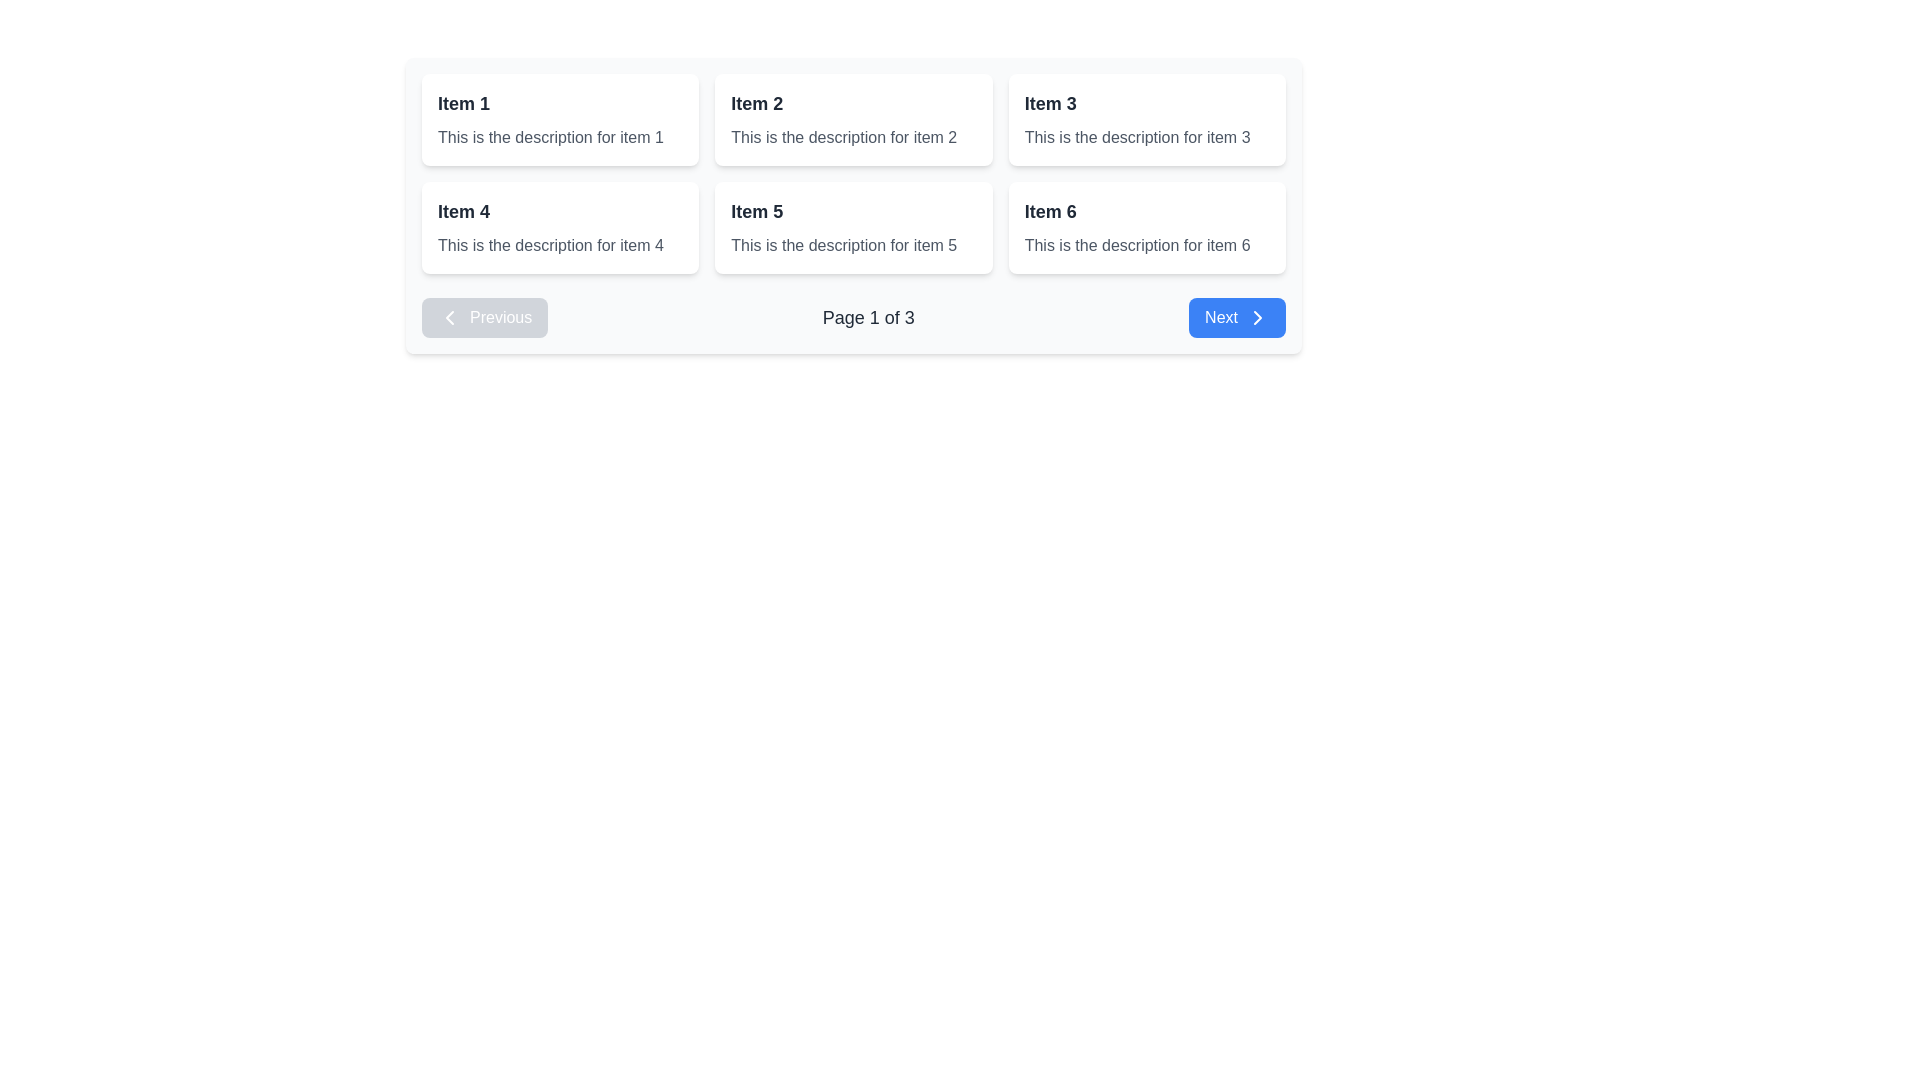 The image size is (1920, 1080). Describe the element at coordinates (560, 226) in the screenshot. I see `the fourth card` at that location.